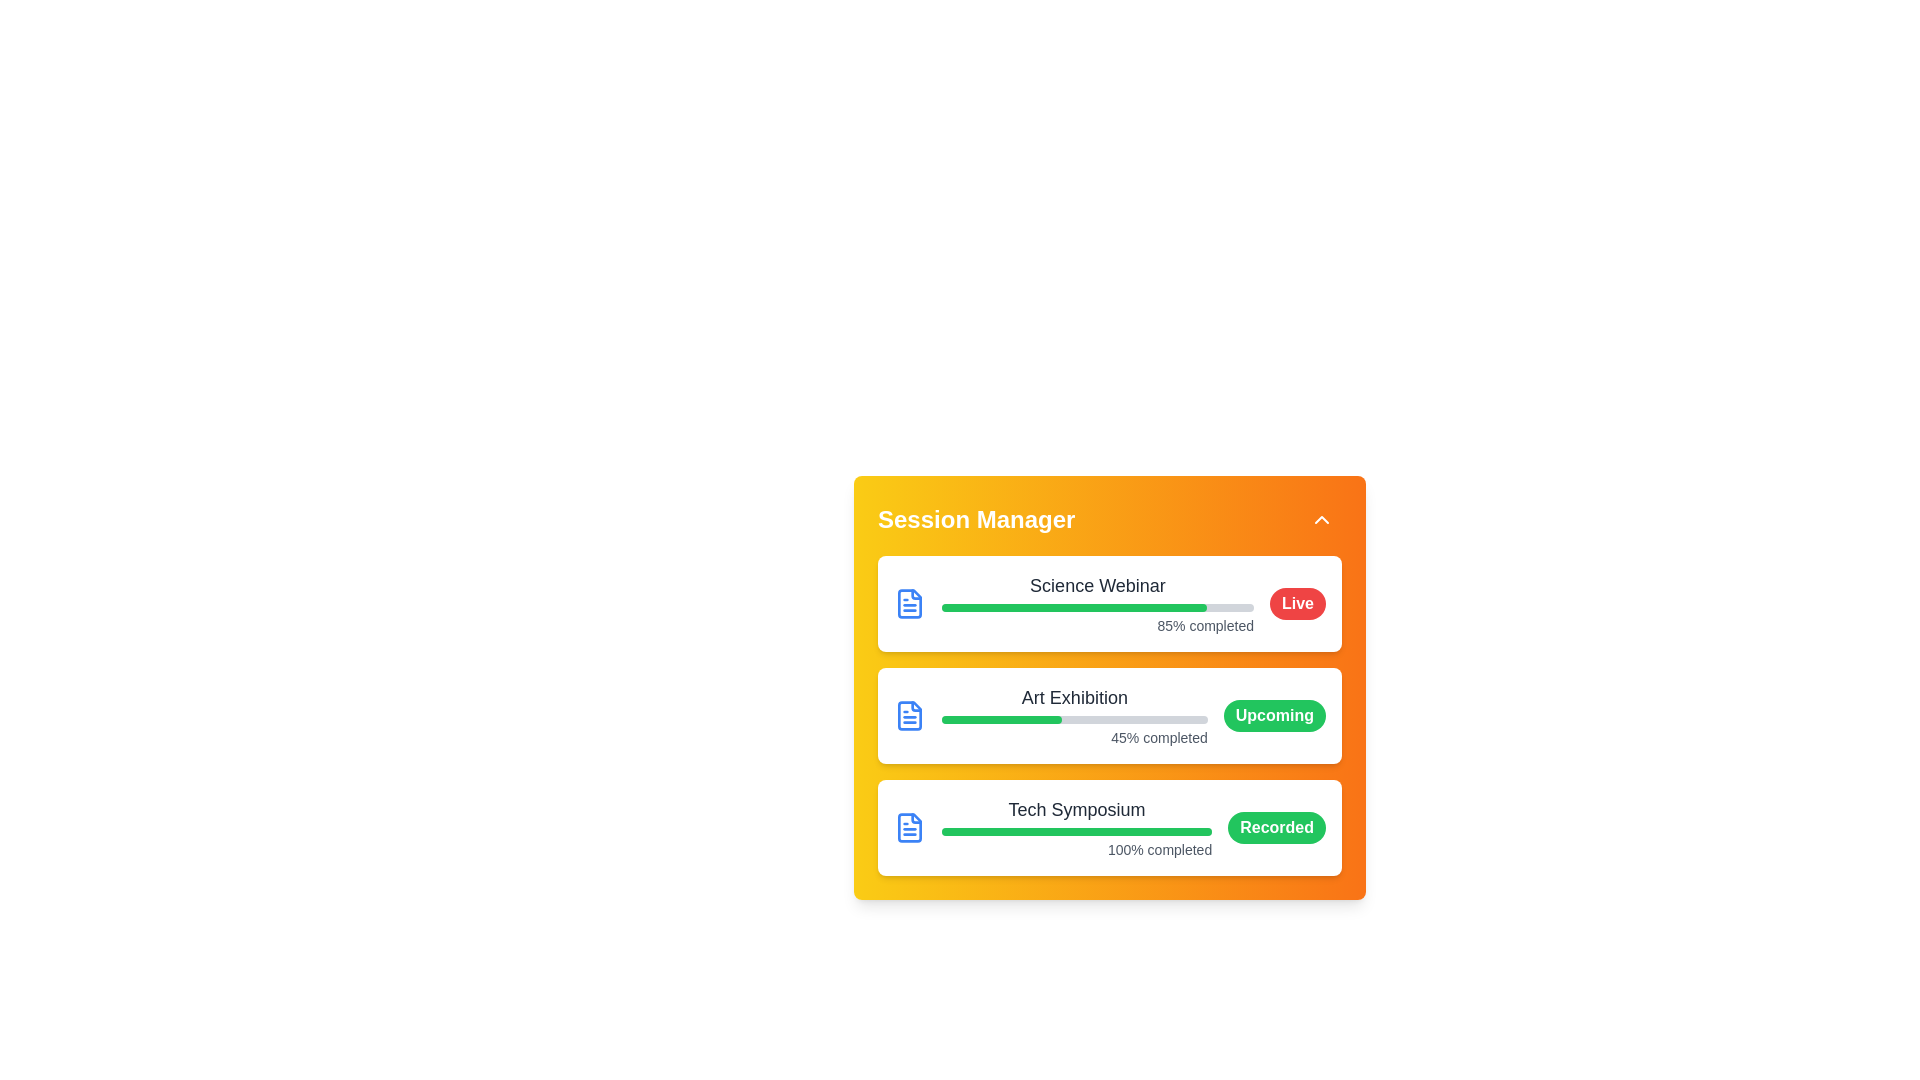 The image size is (1920, 1080). What do you see at coordinates (1108, 686) in the screenshot?
I see `session information from the 'Session Manager' structured information card, which is a rectangular card with a gradient background transitioning from yellow to orange, located at the center of the interface` at bounding box center [1108, 686].